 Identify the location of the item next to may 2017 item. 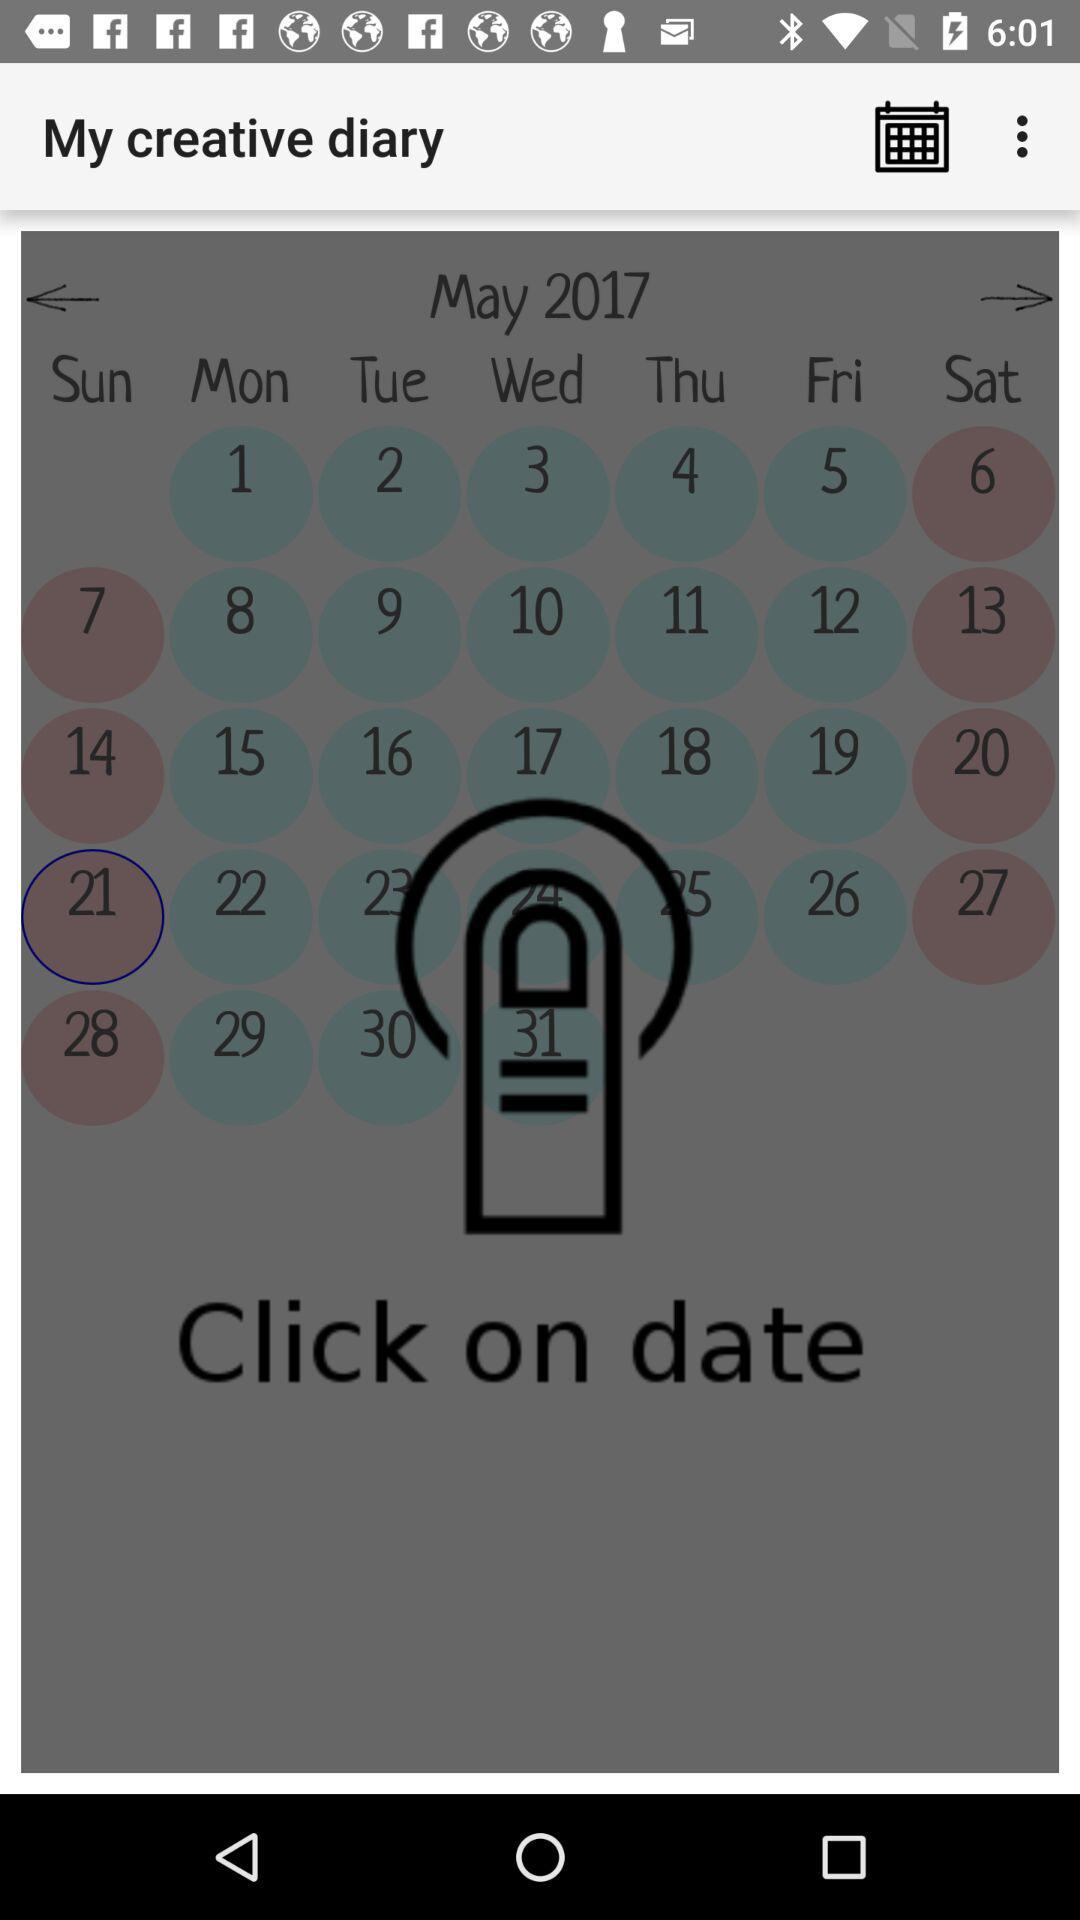
(1017, 298).